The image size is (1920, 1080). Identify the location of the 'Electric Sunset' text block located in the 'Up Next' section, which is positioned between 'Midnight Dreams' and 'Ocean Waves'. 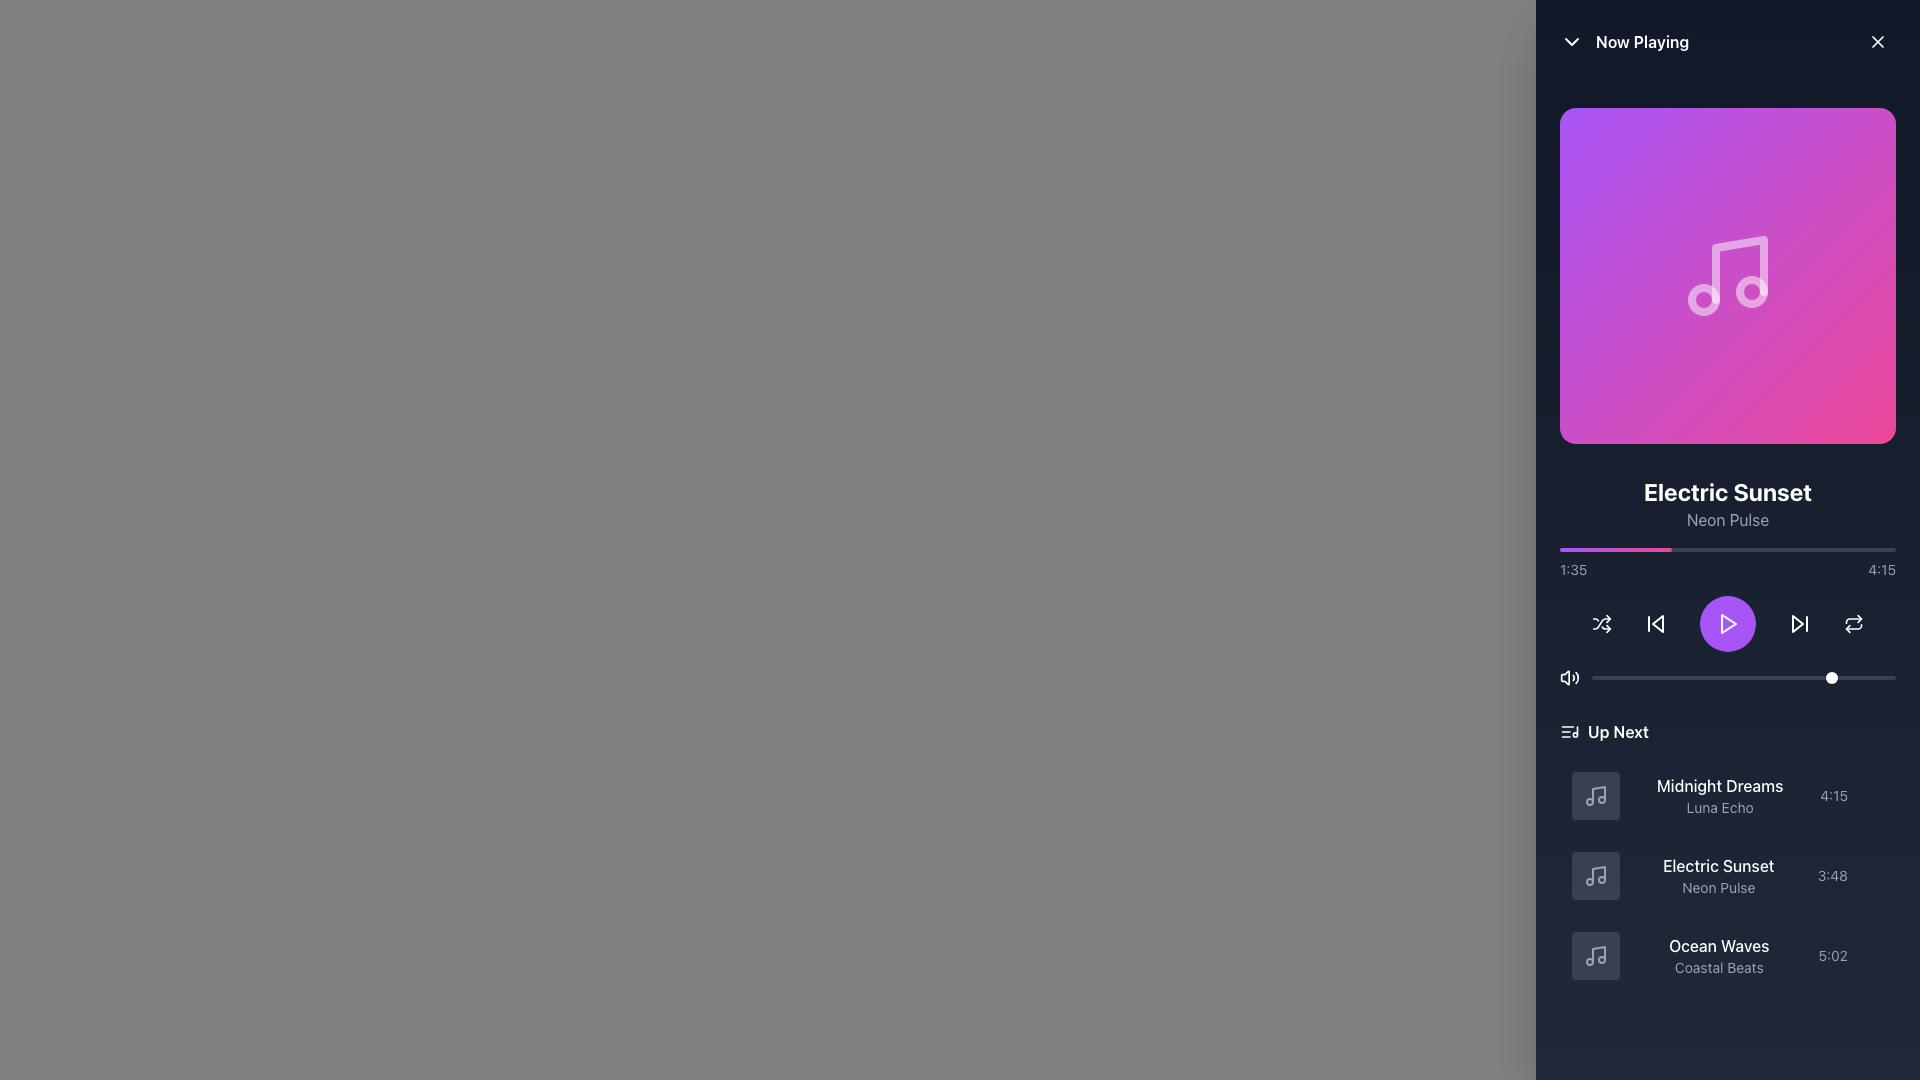
(1717, 874).